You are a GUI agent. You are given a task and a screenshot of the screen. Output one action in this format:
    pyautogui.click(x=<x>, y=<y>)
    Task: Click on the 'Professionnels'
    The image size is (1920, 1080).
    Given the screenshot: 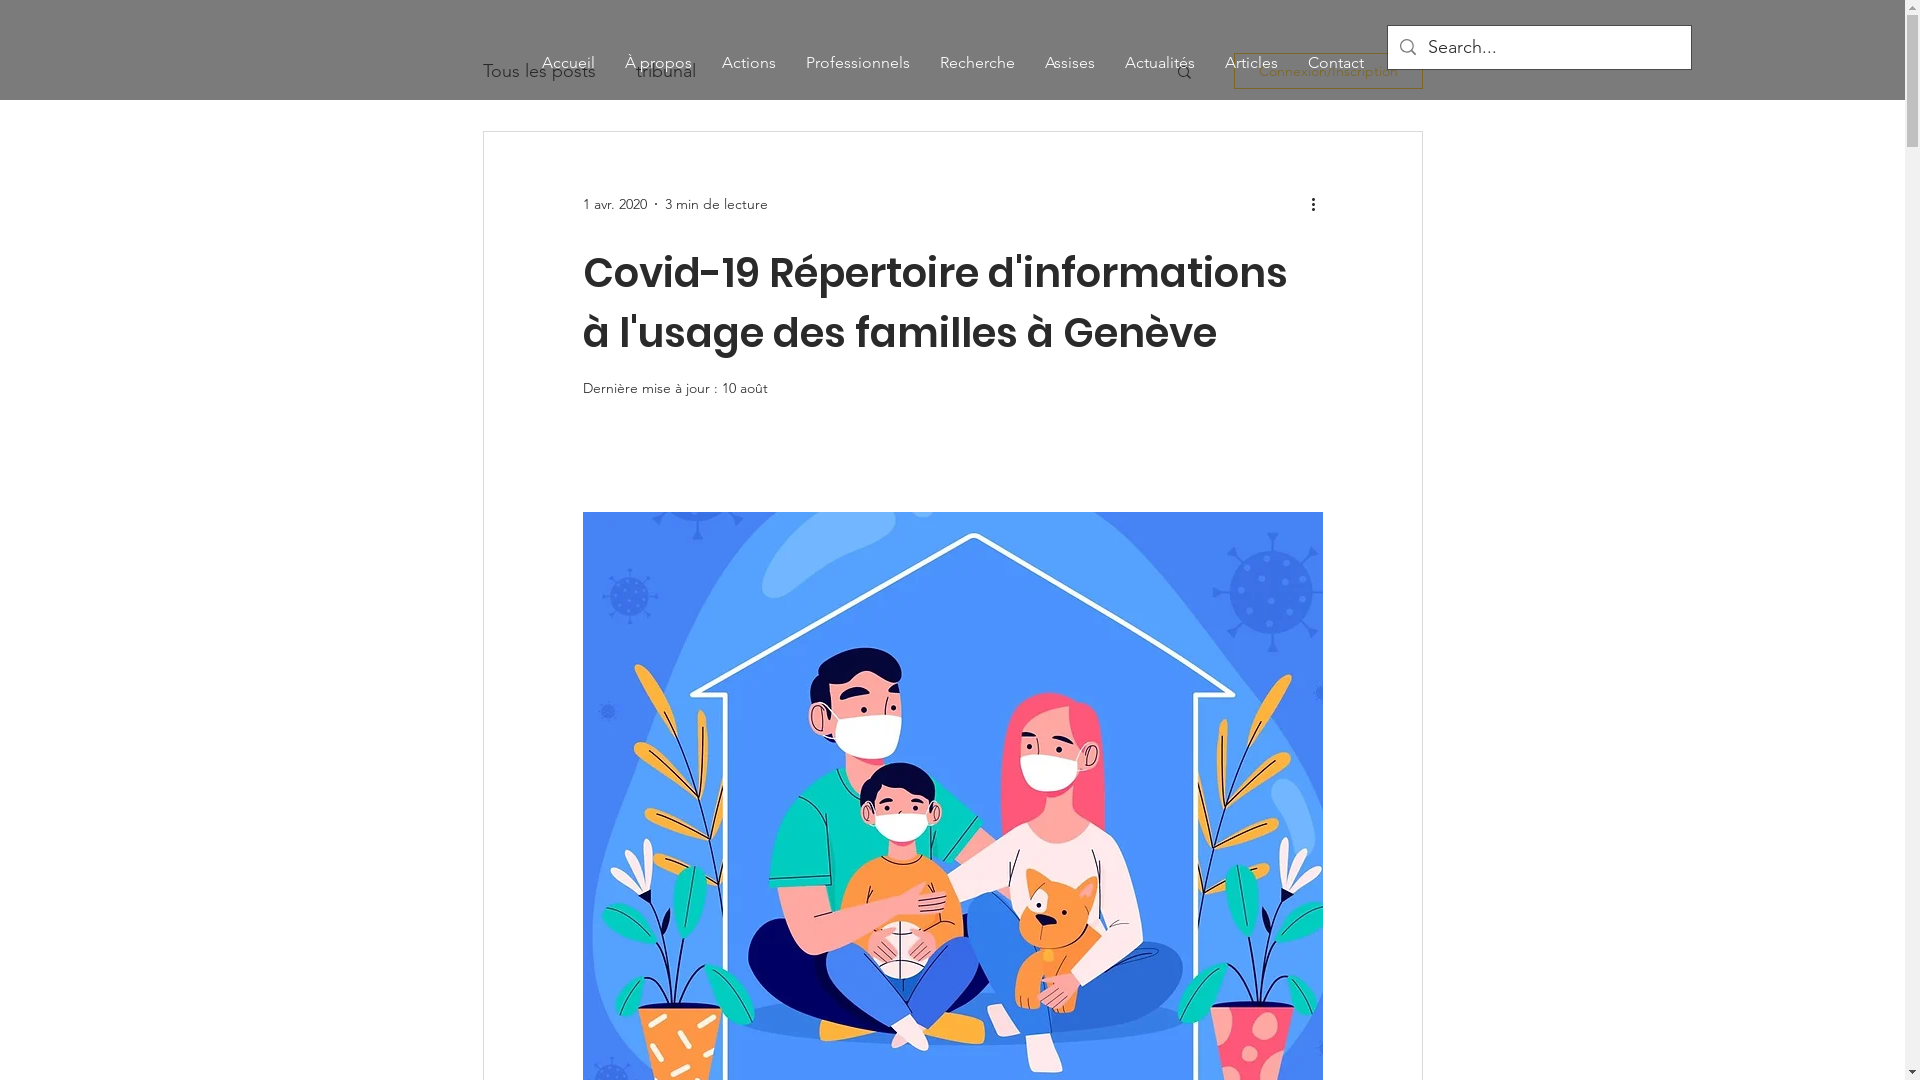 What is the action you would take?
    pyautogui.click(x=857, y=61)
    